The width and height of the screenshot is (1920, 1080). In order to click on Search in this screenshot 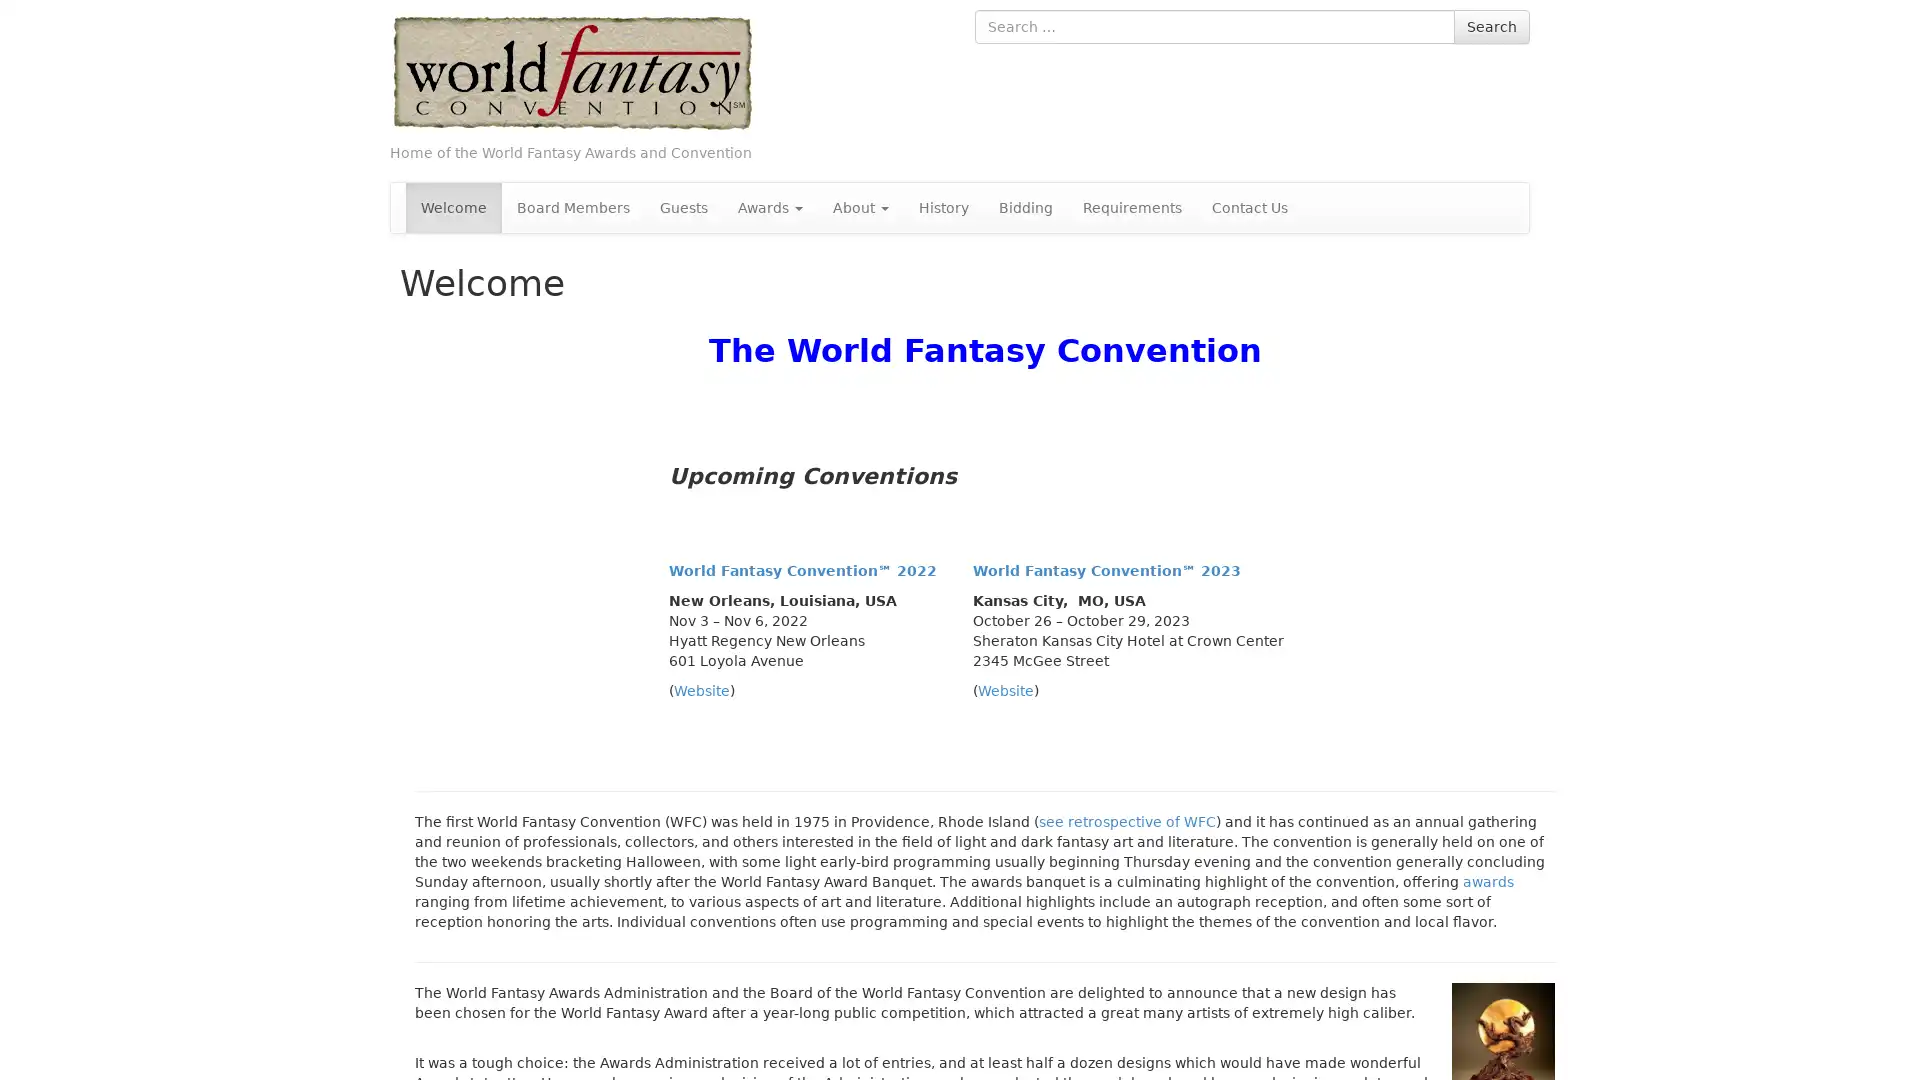, I will do `click(1492, 27)`.